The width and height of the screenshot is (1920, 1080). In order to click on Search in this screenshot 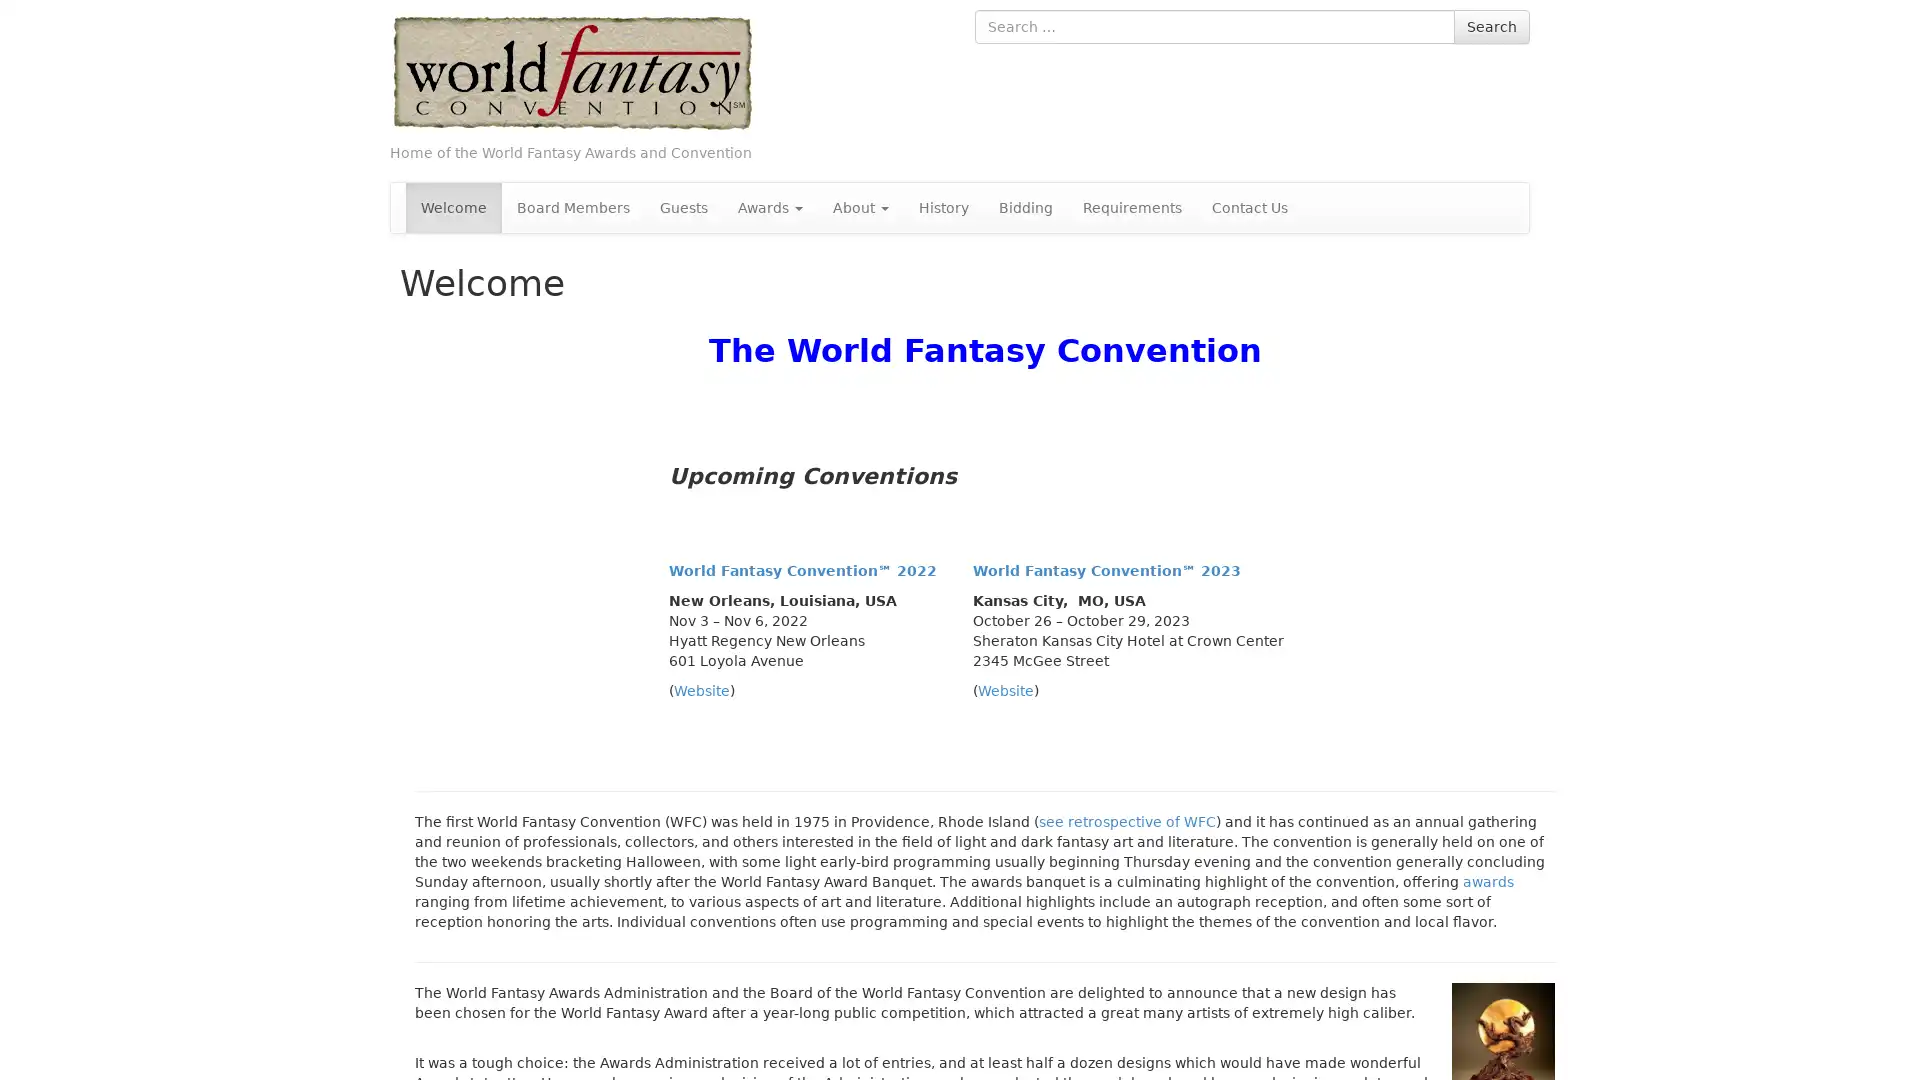, I will do `click(1492, 27)`.